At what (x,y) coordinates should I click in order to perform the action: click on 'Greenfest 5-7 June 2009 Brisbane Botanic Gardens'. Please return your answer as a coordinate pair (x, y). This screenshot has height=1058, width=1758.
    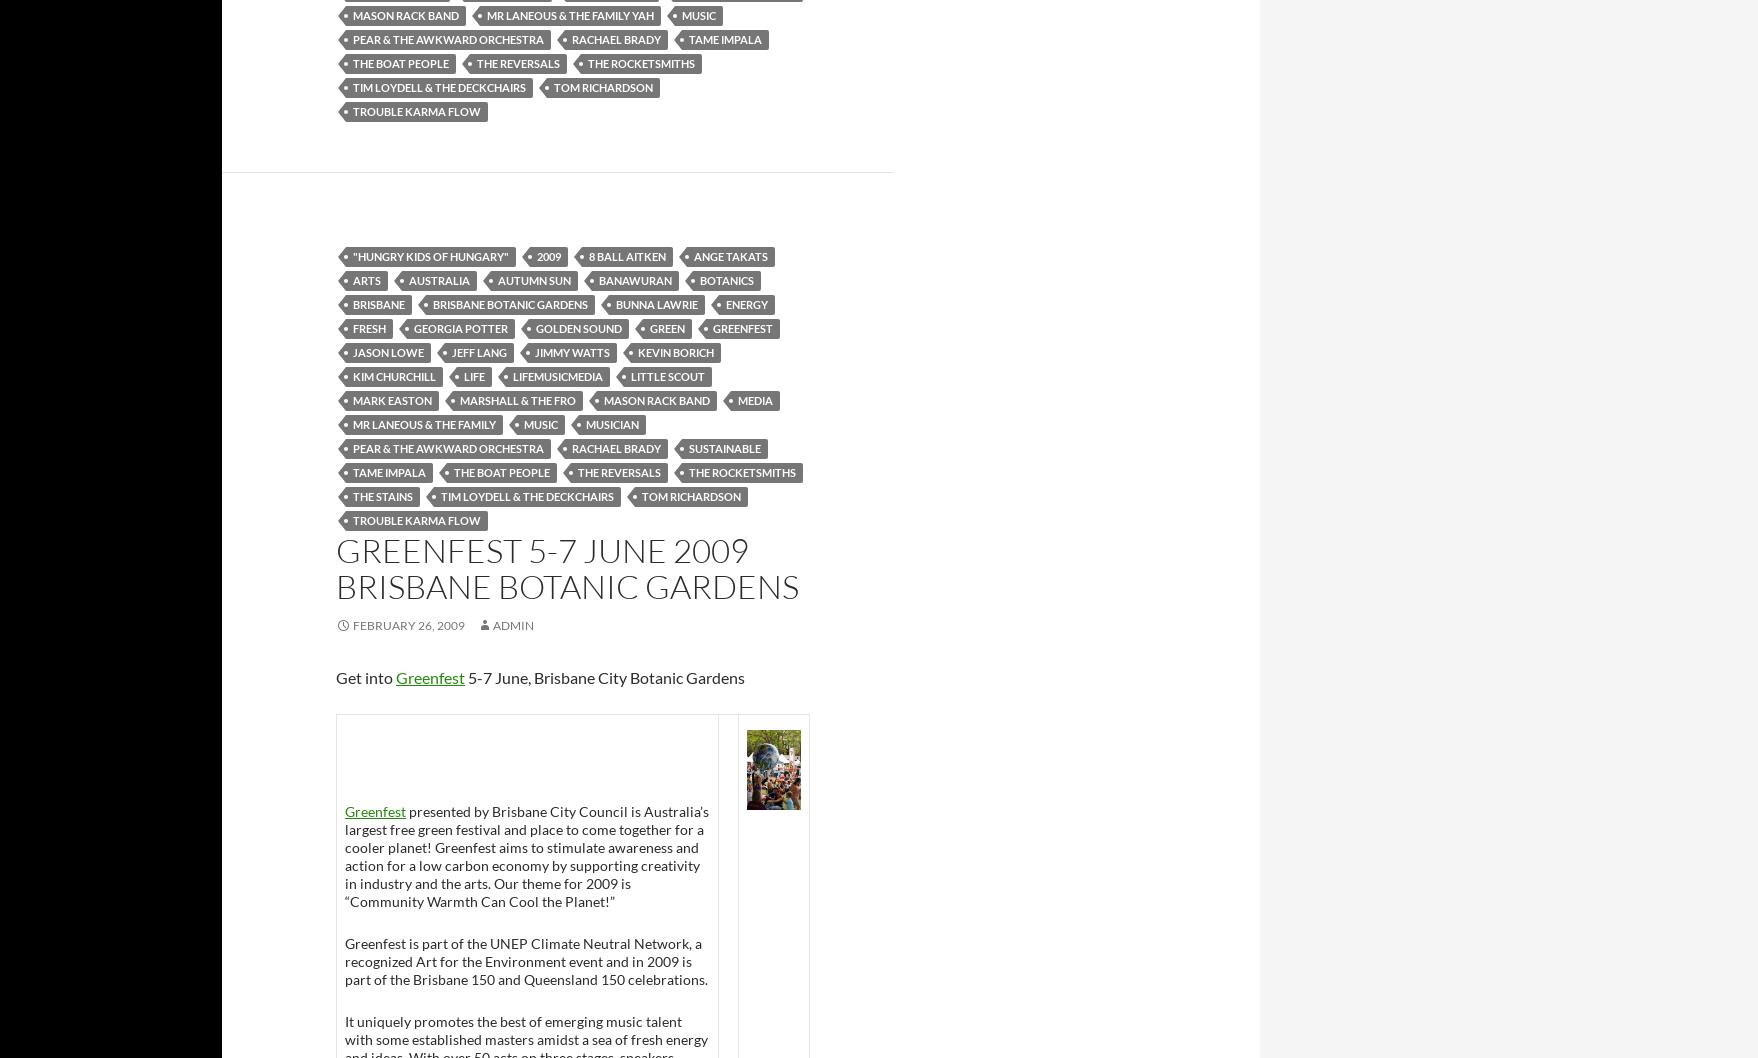
    Looking at the image, I should click on (566, 567).